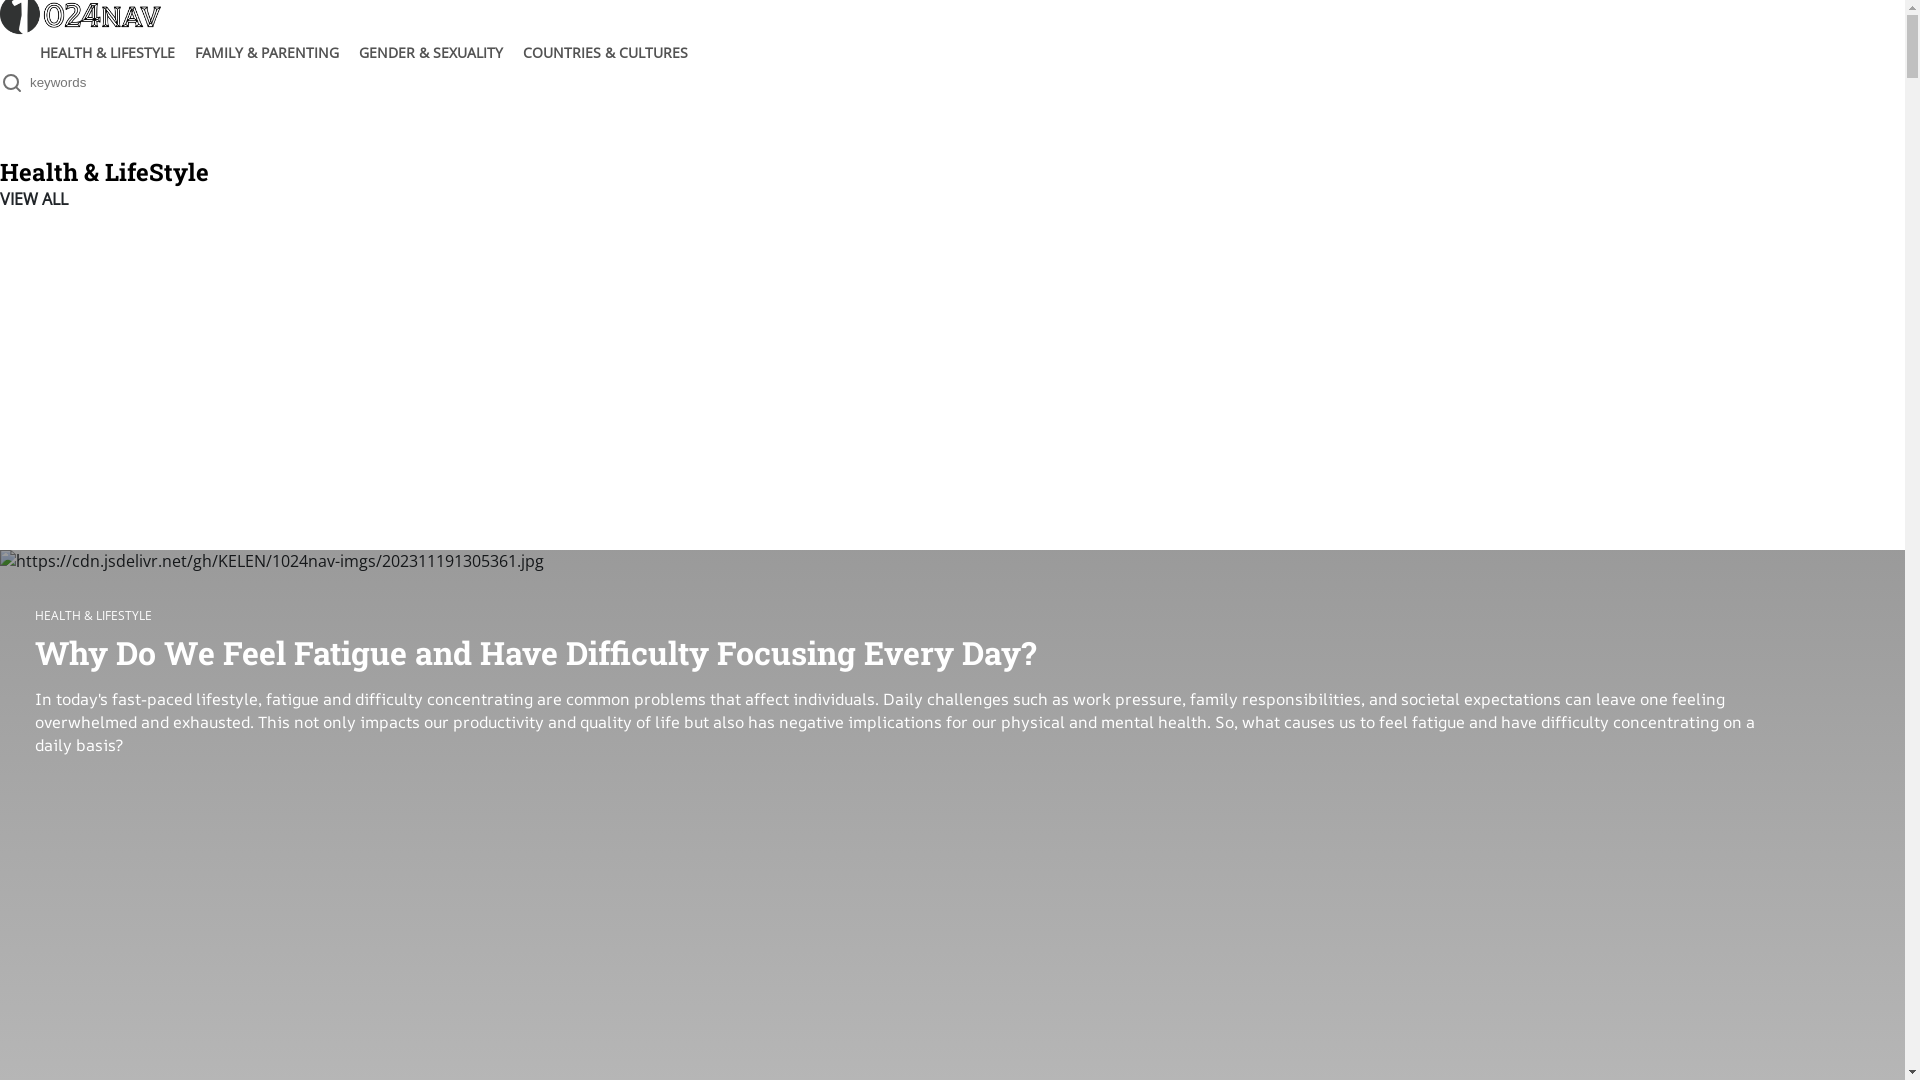  I want to click on 'GENDER & SEXUALITY', so click(430, 51).